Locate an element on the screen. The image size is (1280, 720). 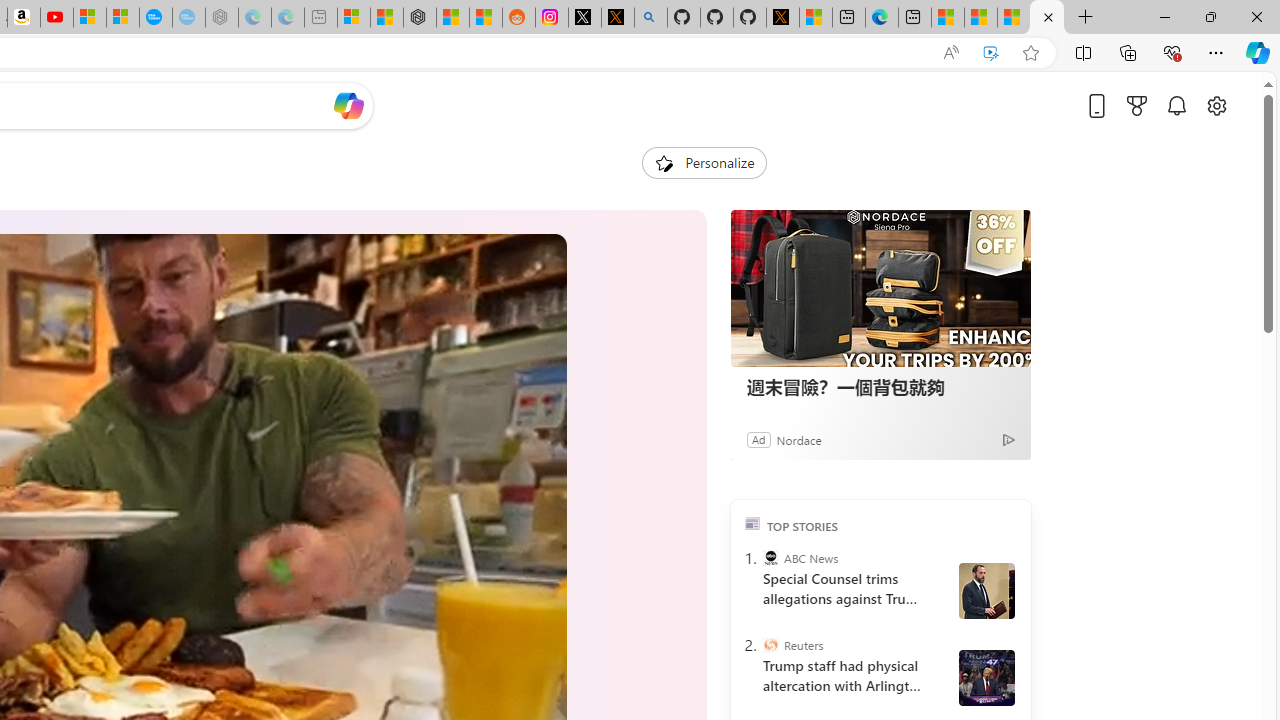
'Opinion: Op-Ed and Commentary - USA TODAY' is located at coordinates (154, 17).